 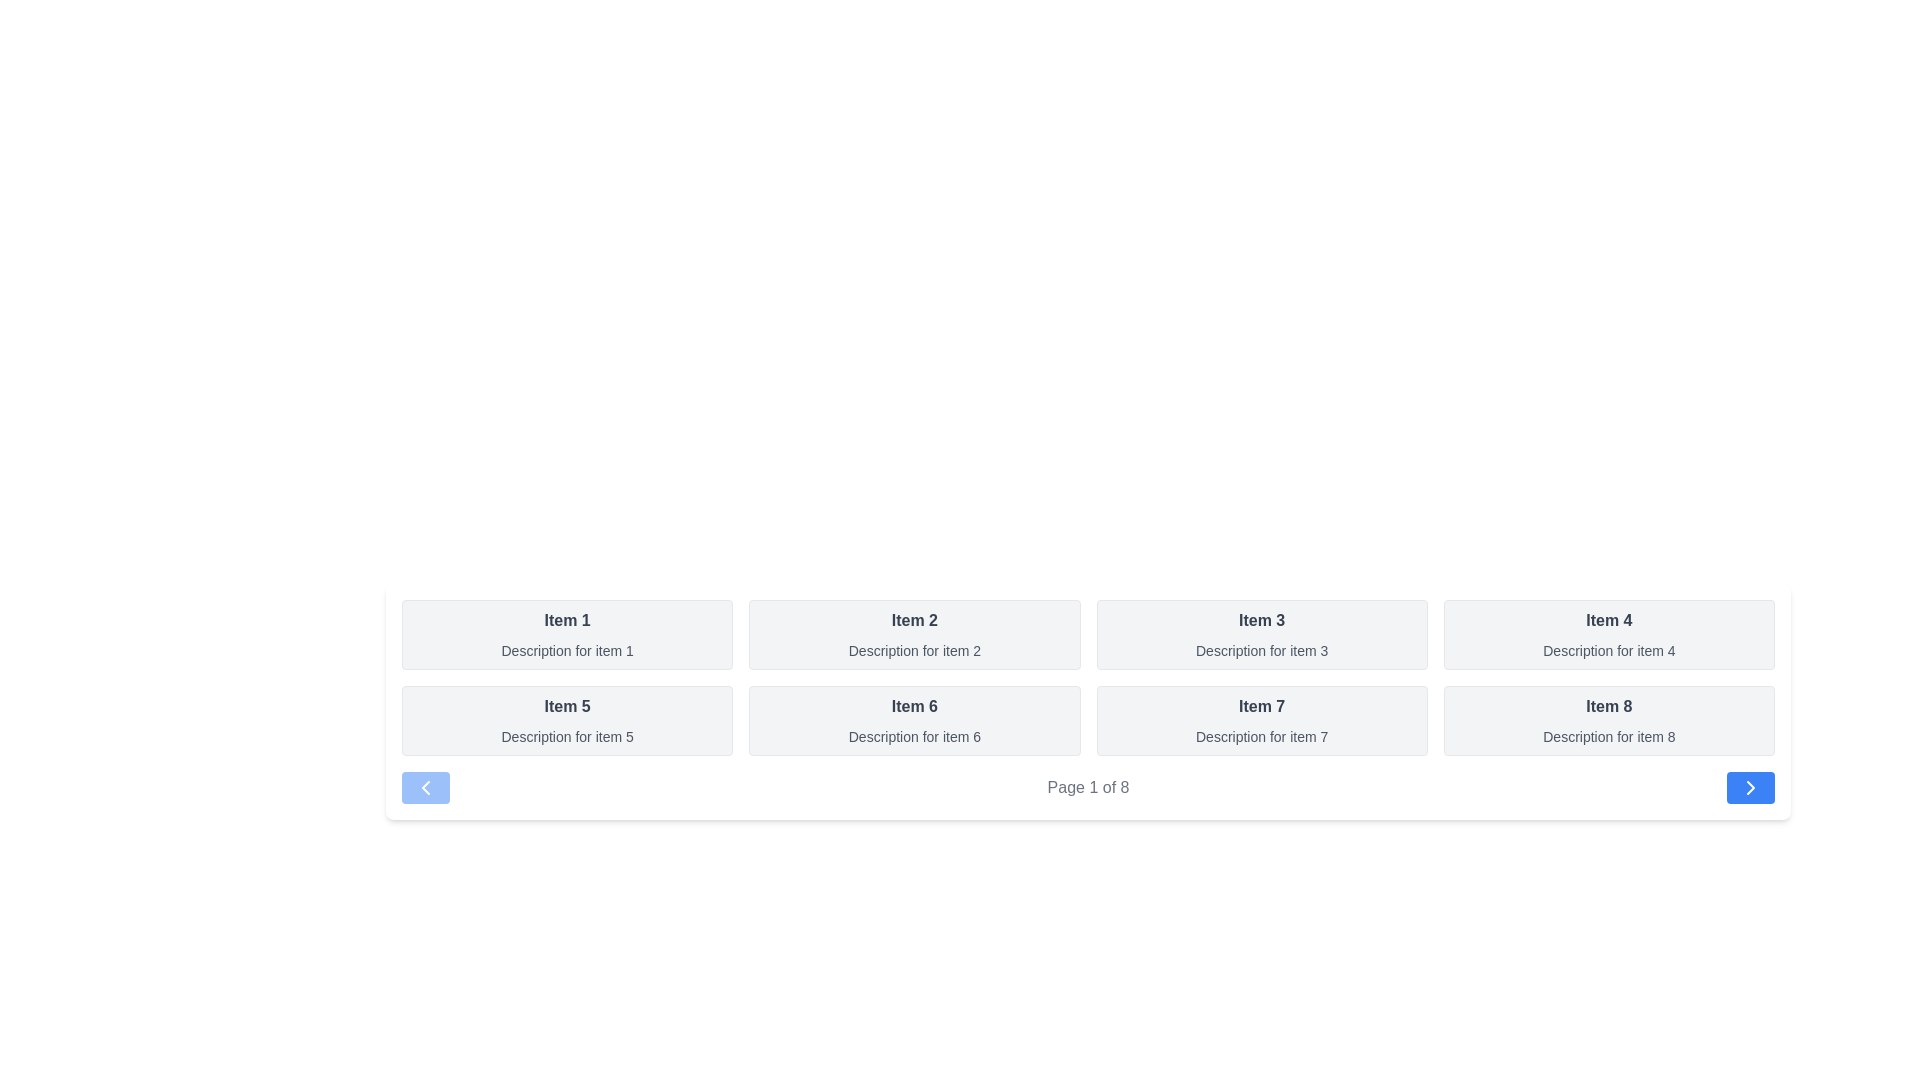 I want to click on the text label 'Item 3', so click(x=1261, y=620).